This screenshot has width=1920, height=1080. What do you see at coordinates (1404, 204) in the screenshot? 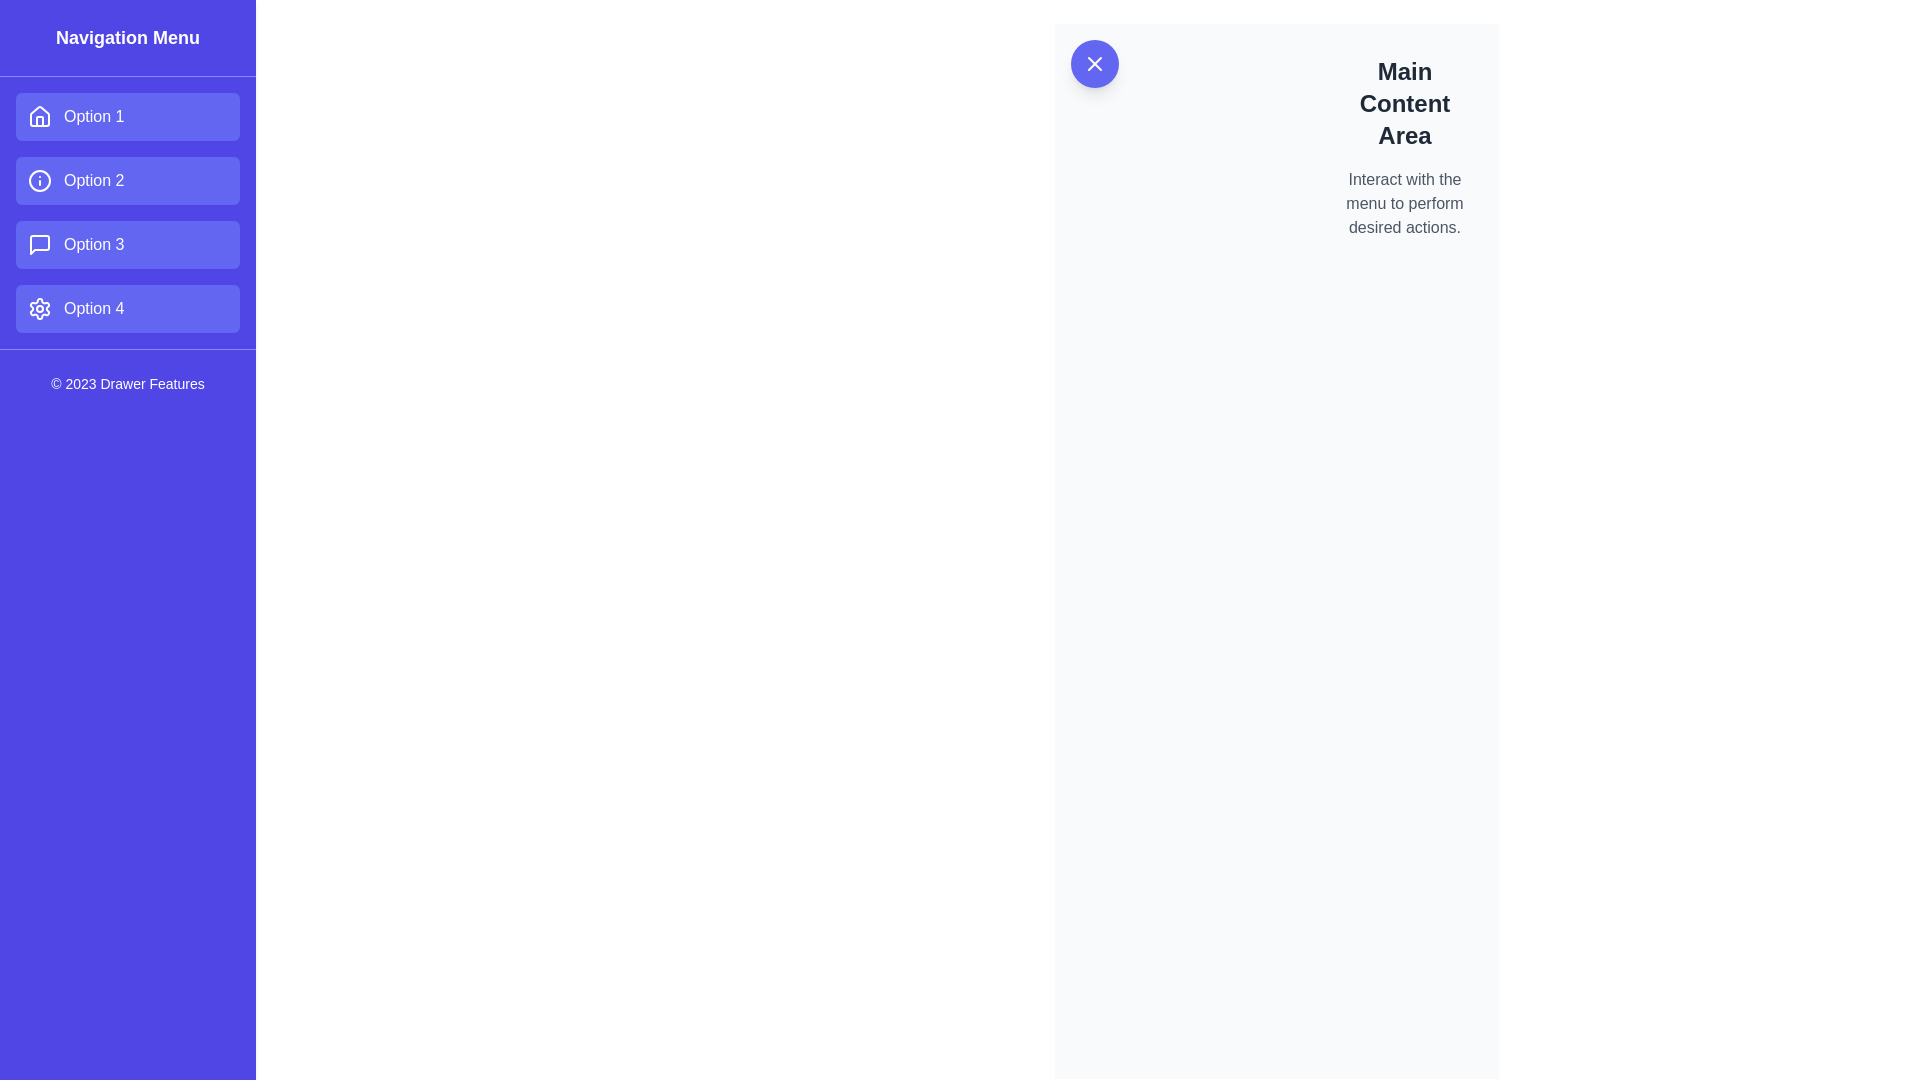
I see `the text block styled in smaller gray font that reads 'Interact with the menu to perform desired actions.' located below the heading 'Main Content Area.'` at bounding box center [1404, 204].